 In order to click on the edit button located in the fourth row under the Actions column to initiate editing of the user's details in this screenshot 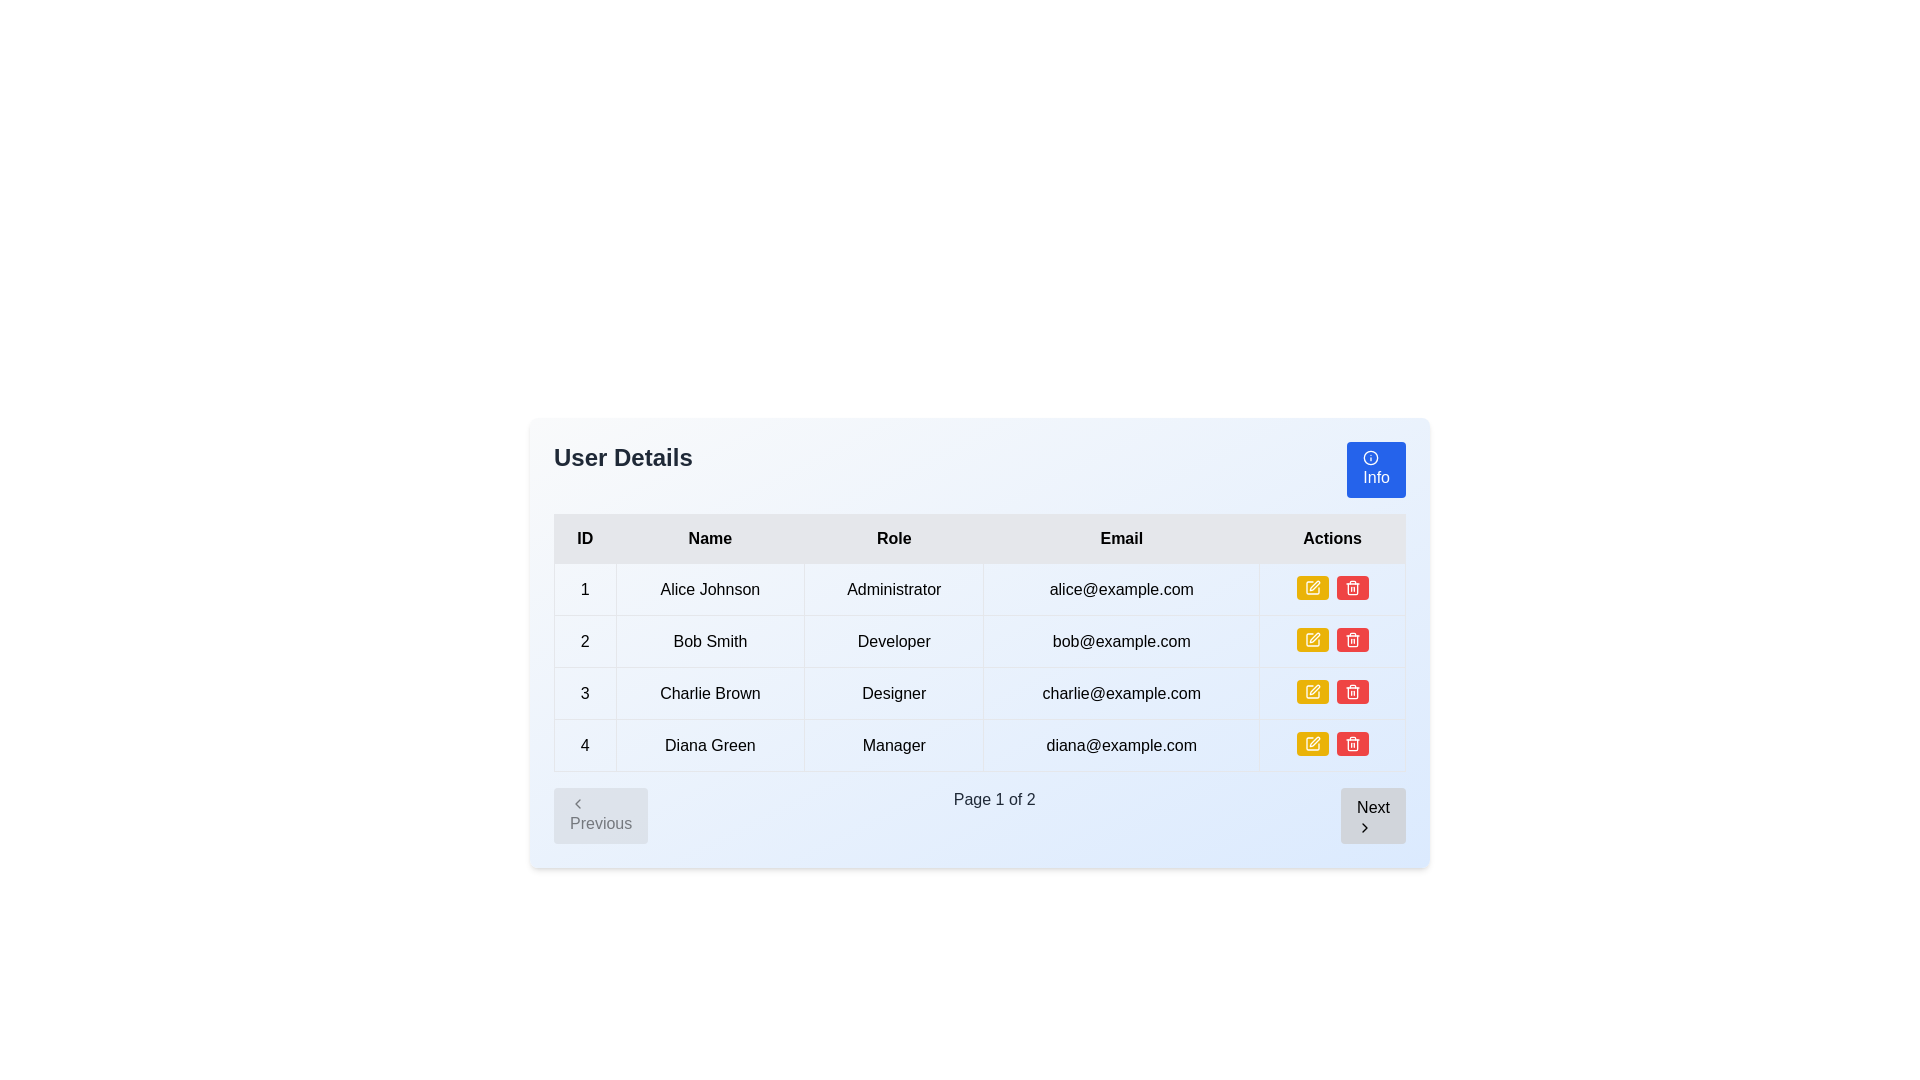, I will do `click(1312, 640)`.